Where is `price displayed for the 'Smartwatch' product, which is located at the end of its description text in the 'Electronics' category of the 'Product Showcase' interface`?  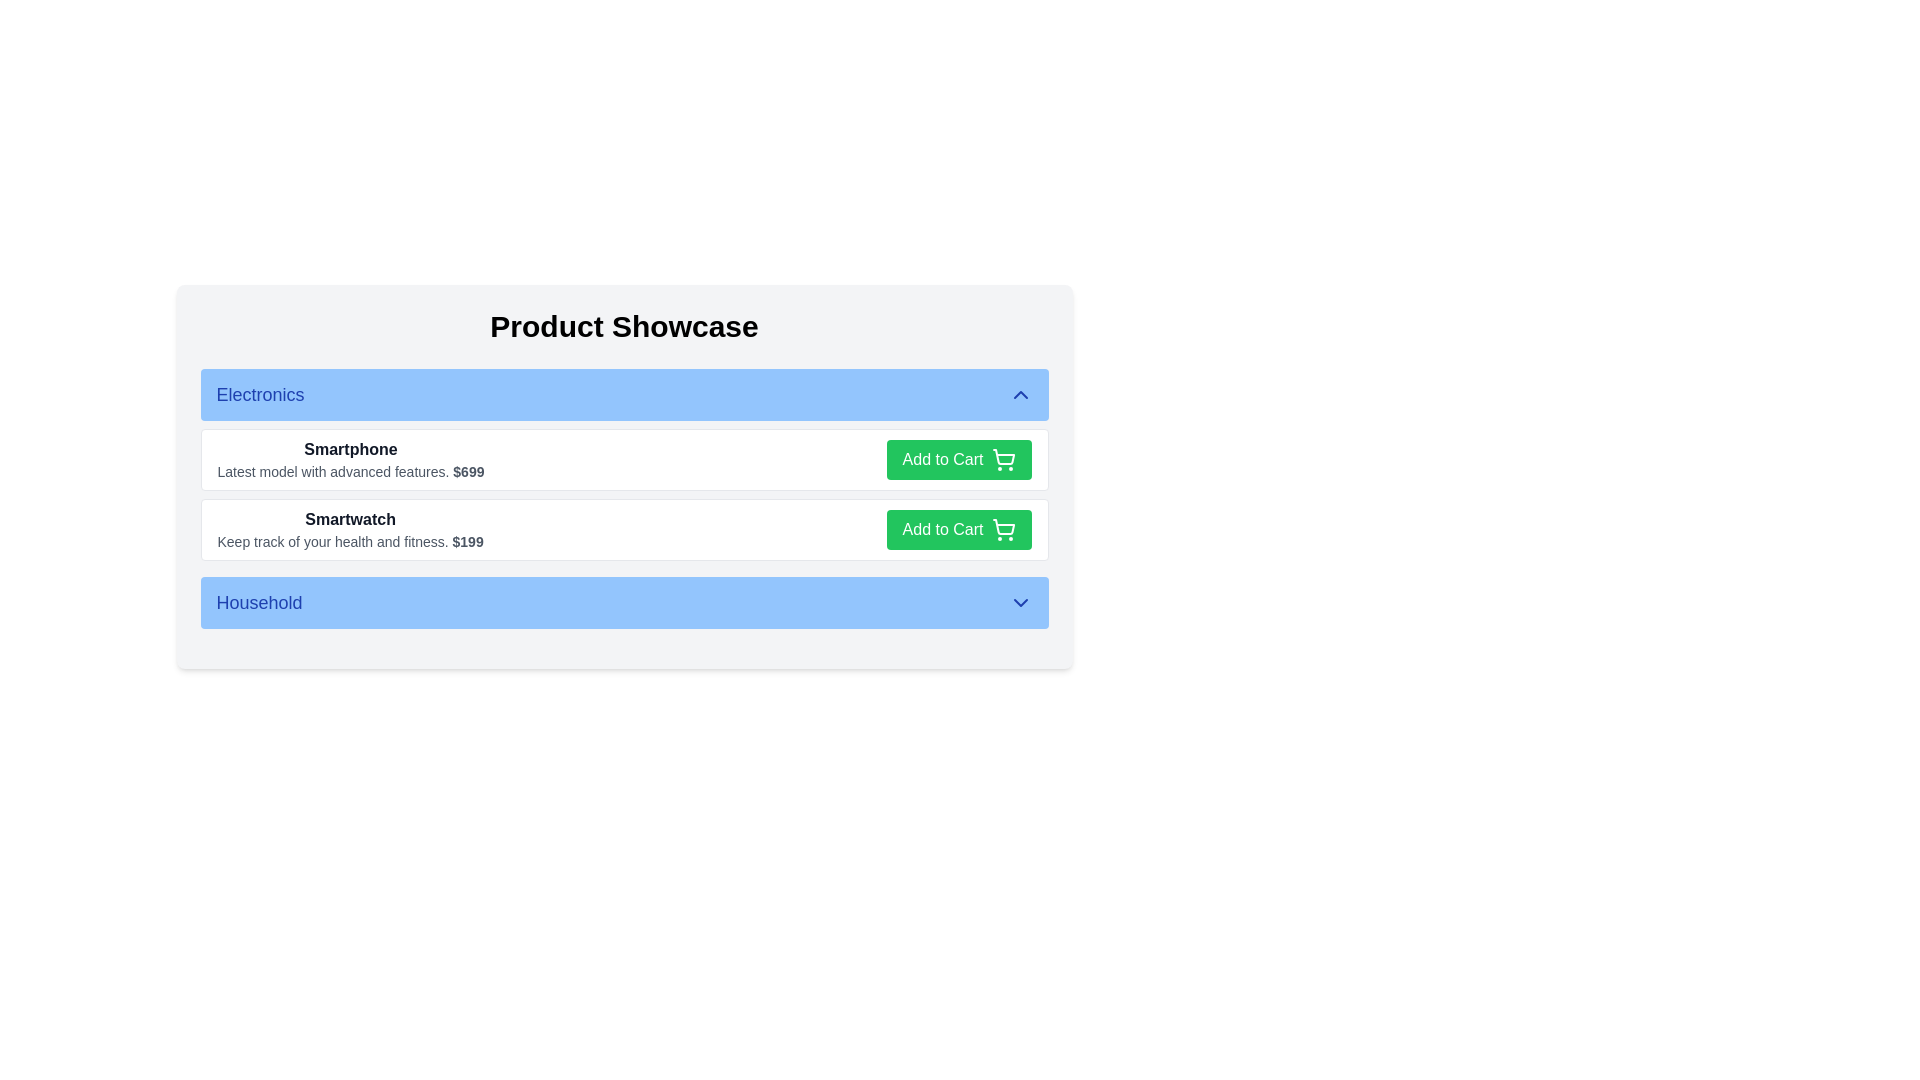 price displayed for the 'Smartwatch' product, which is located at the end of its description text in the 'Electronics' category of the 'Product Showcase' interface is located at coordinates (467, 542).